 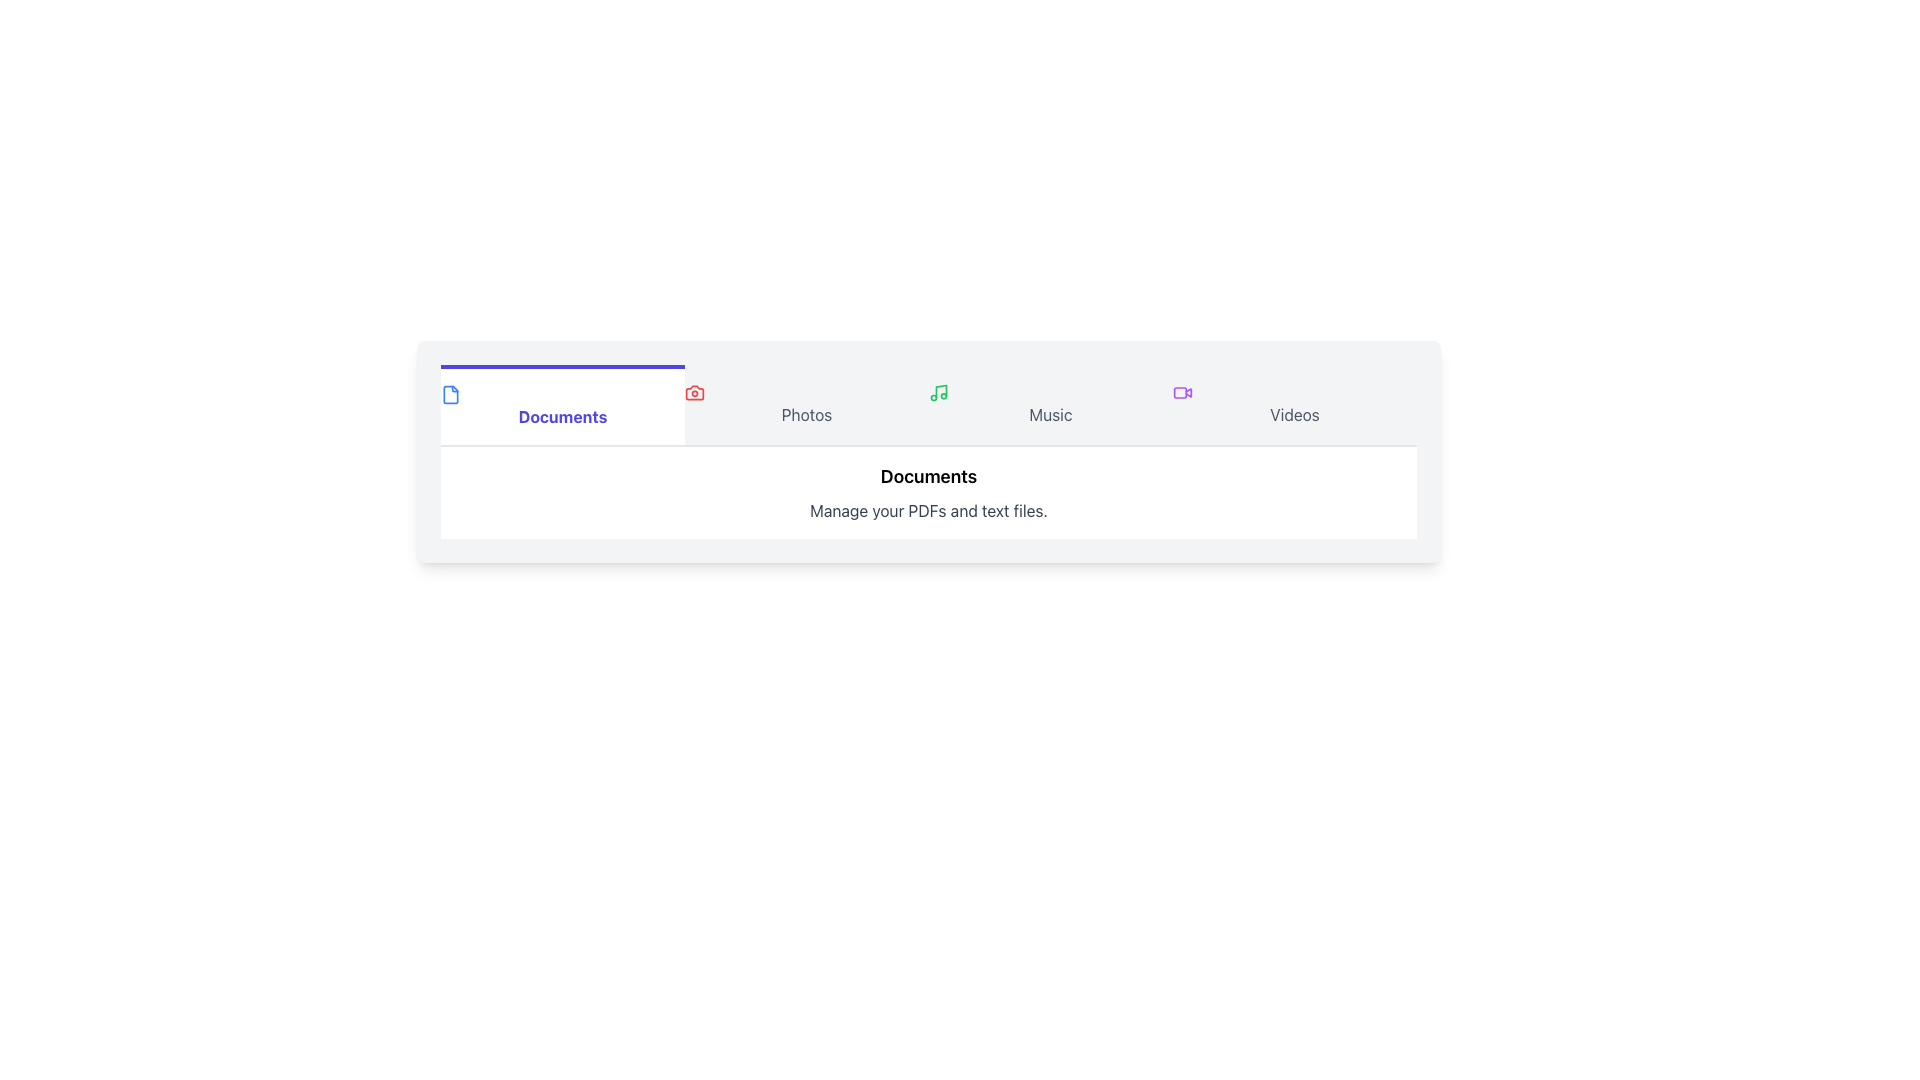 What do you see at coordinates (806, 414) in the screenshot?
I see `the 'Photos' text label in the navigation bar` at bounding box center [806, 414].